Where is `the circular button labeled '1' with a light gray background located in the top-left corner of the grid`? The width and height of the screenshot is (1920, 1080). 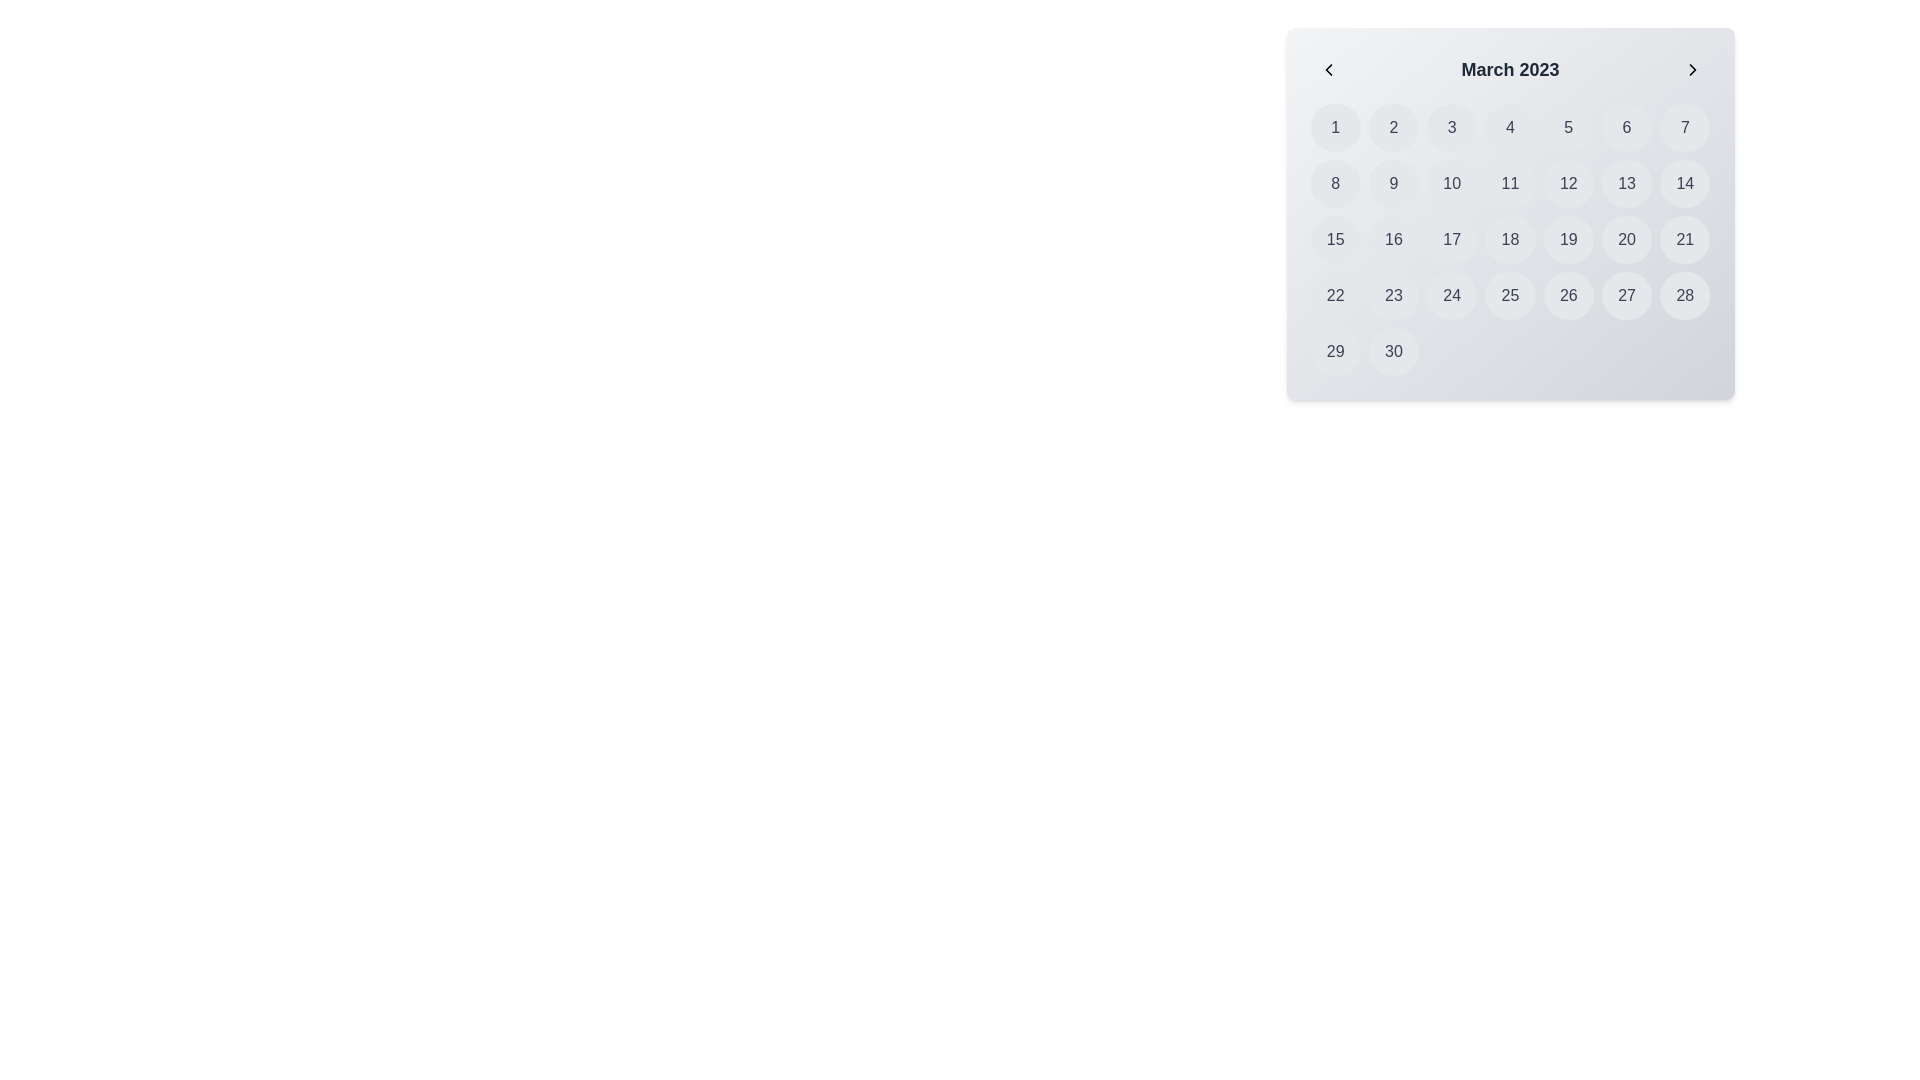 the circular button labeled '1' with a light gray background located in the top-left corner of the grid is located at coordinates (1335, 127).